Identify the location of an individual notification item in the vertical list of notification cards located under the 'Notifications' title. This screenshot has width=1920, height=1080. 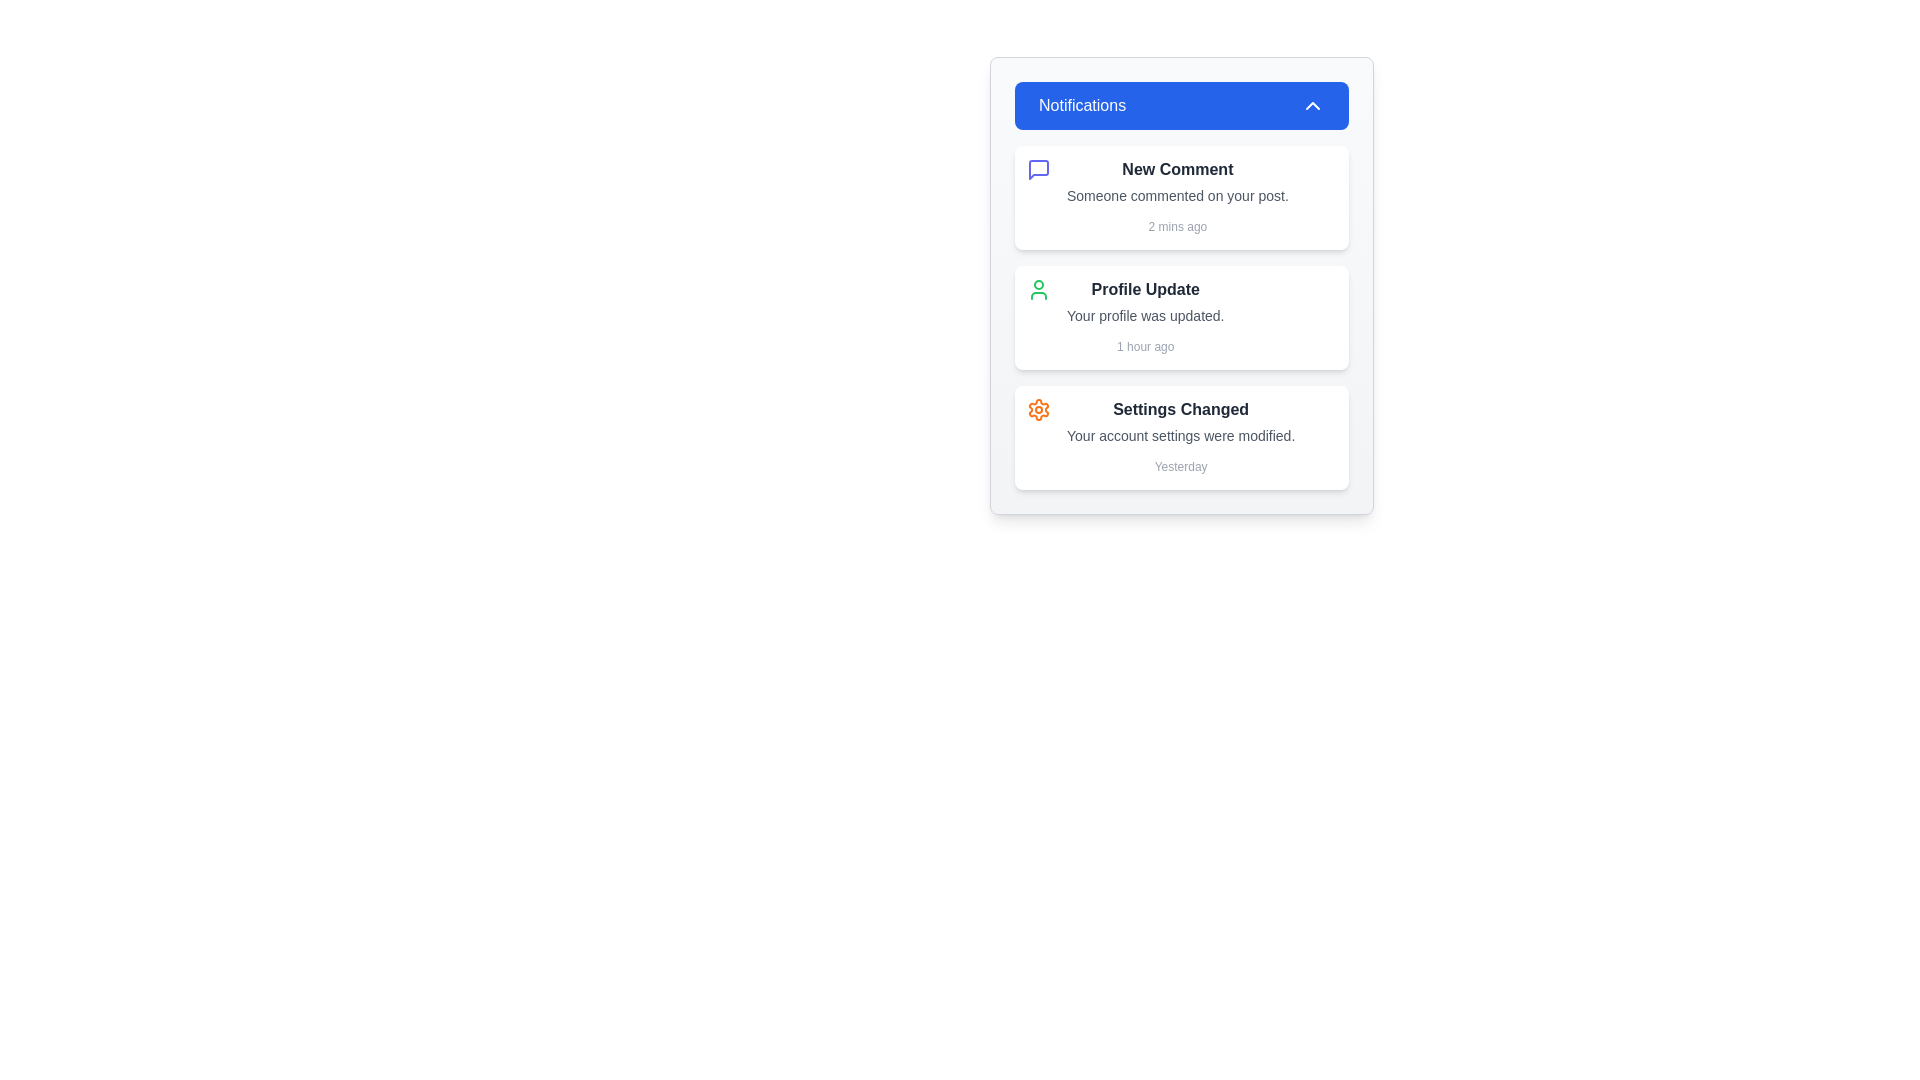
(1181, 316).